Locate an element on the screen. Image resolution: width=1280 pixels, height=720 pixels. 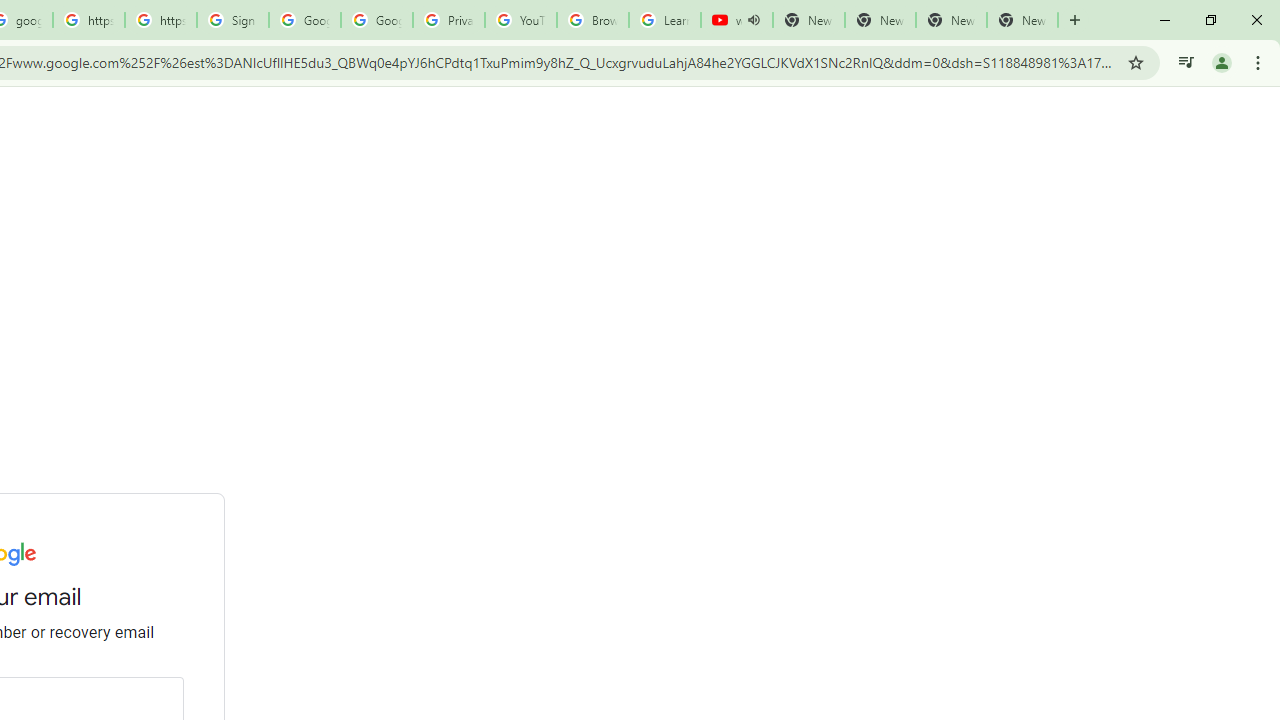
'https://scholar.google.com/' is located at coordinates (161, 20).